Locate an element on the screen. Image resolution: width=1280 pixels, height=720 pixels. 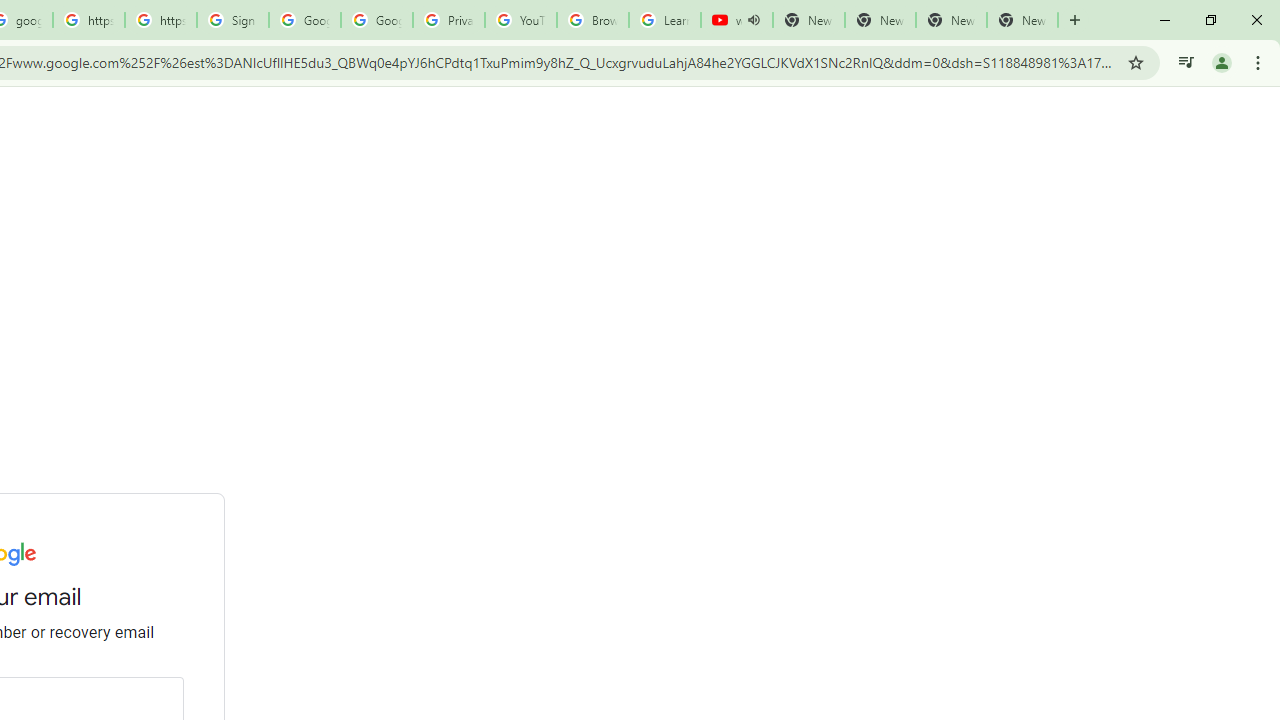
'https://scholar.google.com/' is located at coordinates (161, 20).